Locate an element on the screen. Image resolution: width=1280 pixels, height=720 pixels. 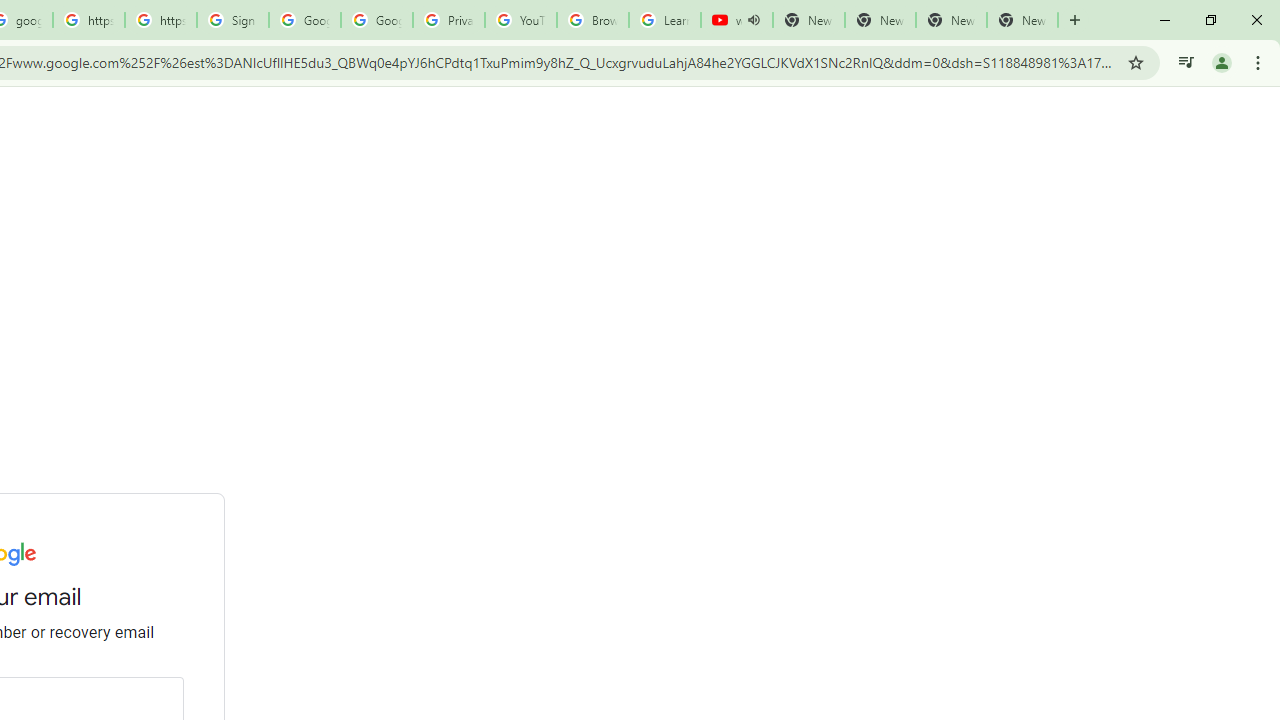
'https://scholar.google.com/' is located at coordinates (161, 20).